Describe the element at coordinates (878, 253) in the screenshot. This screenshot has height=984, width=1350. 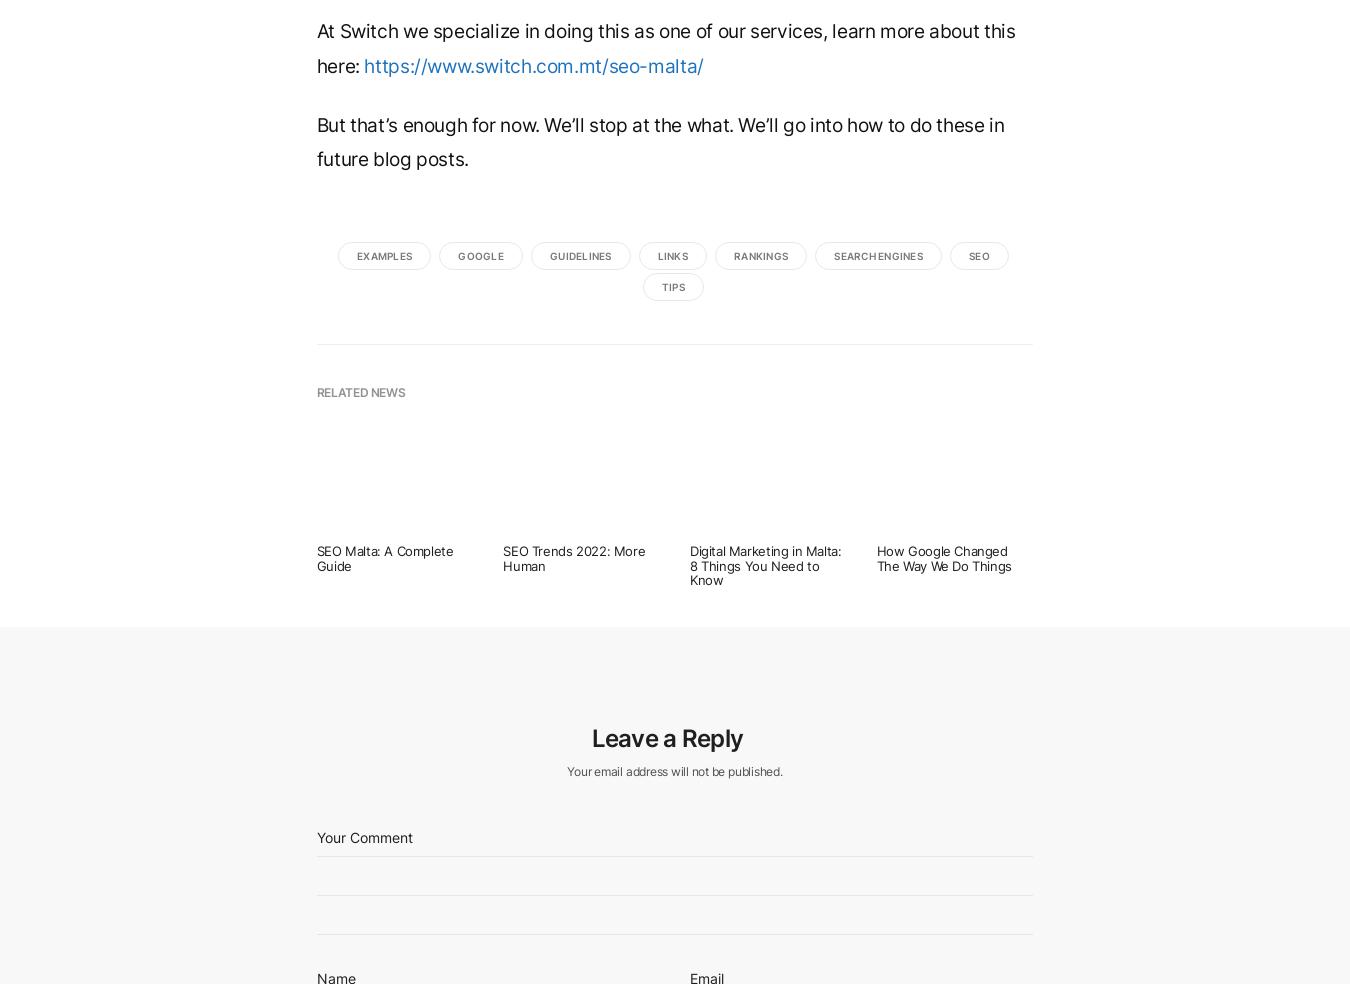
I see `'search engines'` at that location.